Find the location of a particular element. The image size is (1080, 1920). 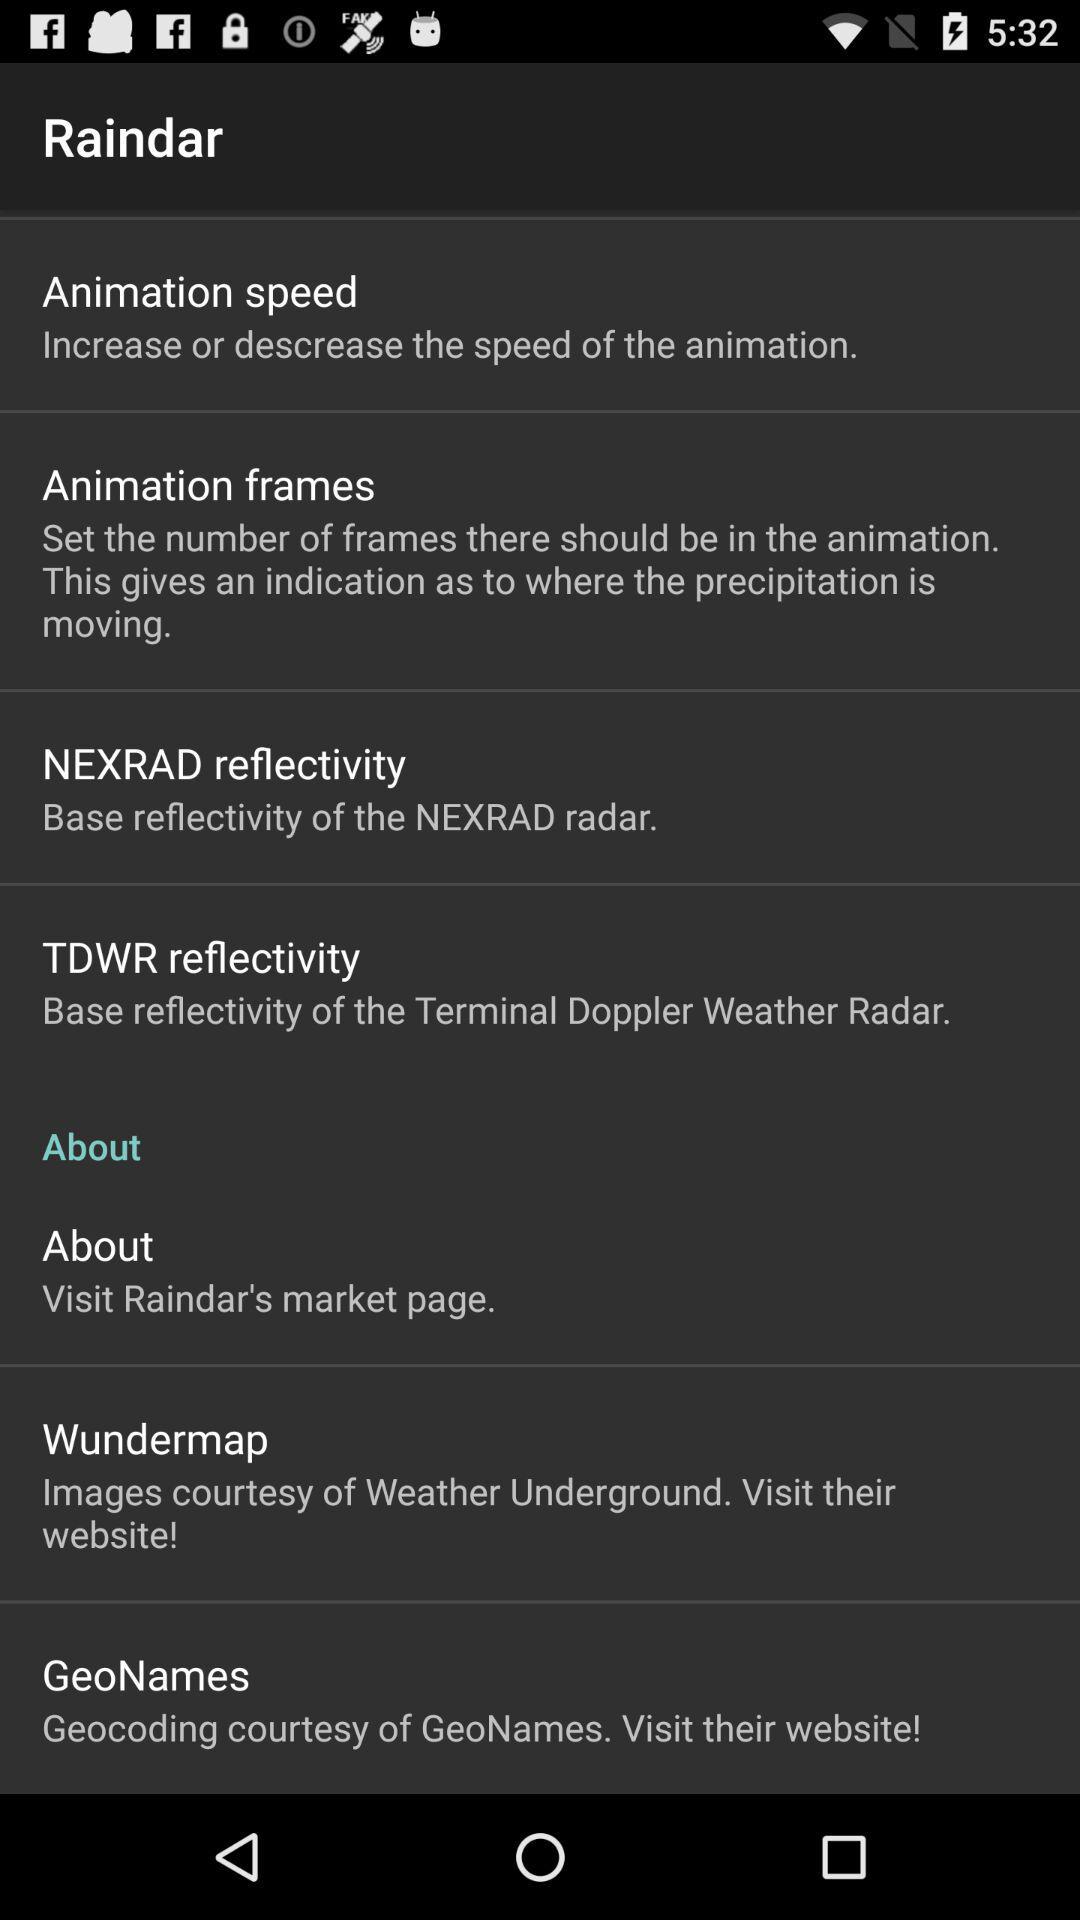

the app below the visit raindar s app is located at coordinates (154, 1436).